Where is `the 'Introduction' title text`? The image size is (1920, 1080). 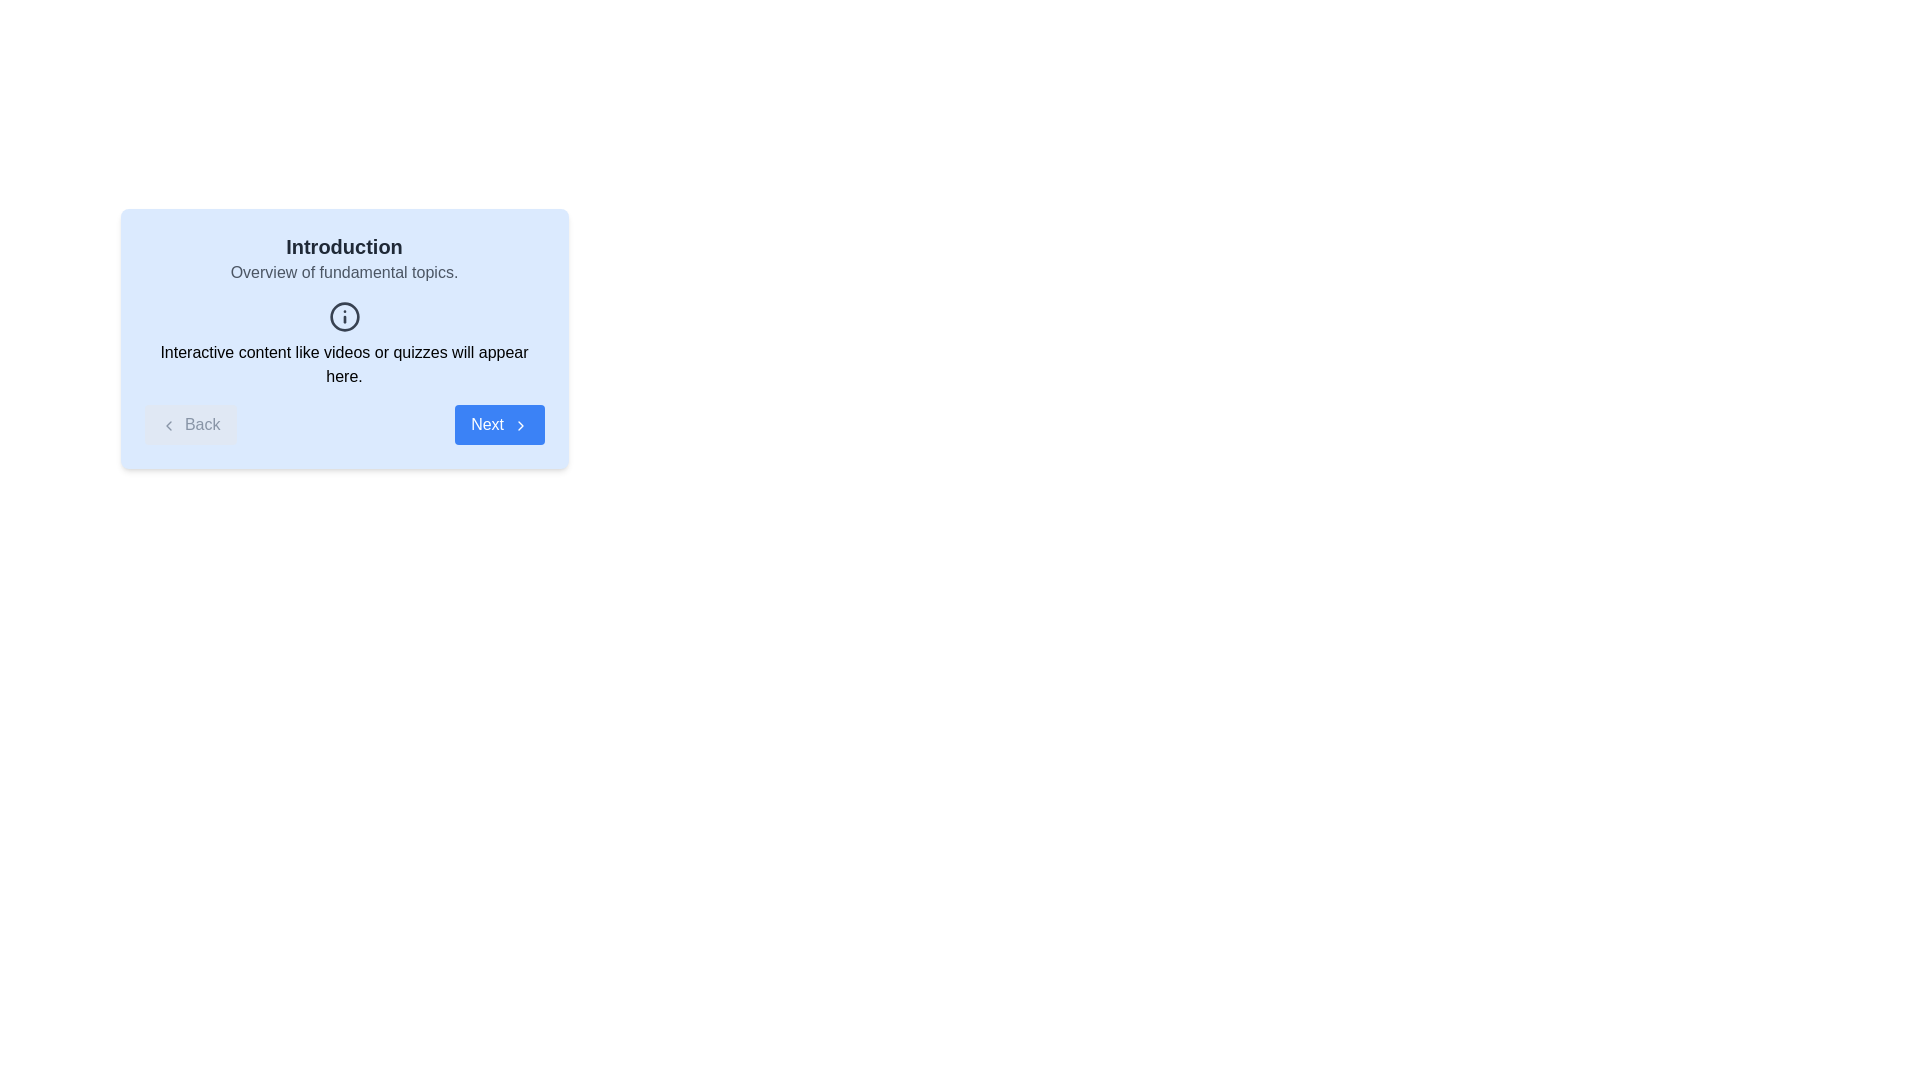
the 'Introduction' title text is located at coordinates (344, 245).